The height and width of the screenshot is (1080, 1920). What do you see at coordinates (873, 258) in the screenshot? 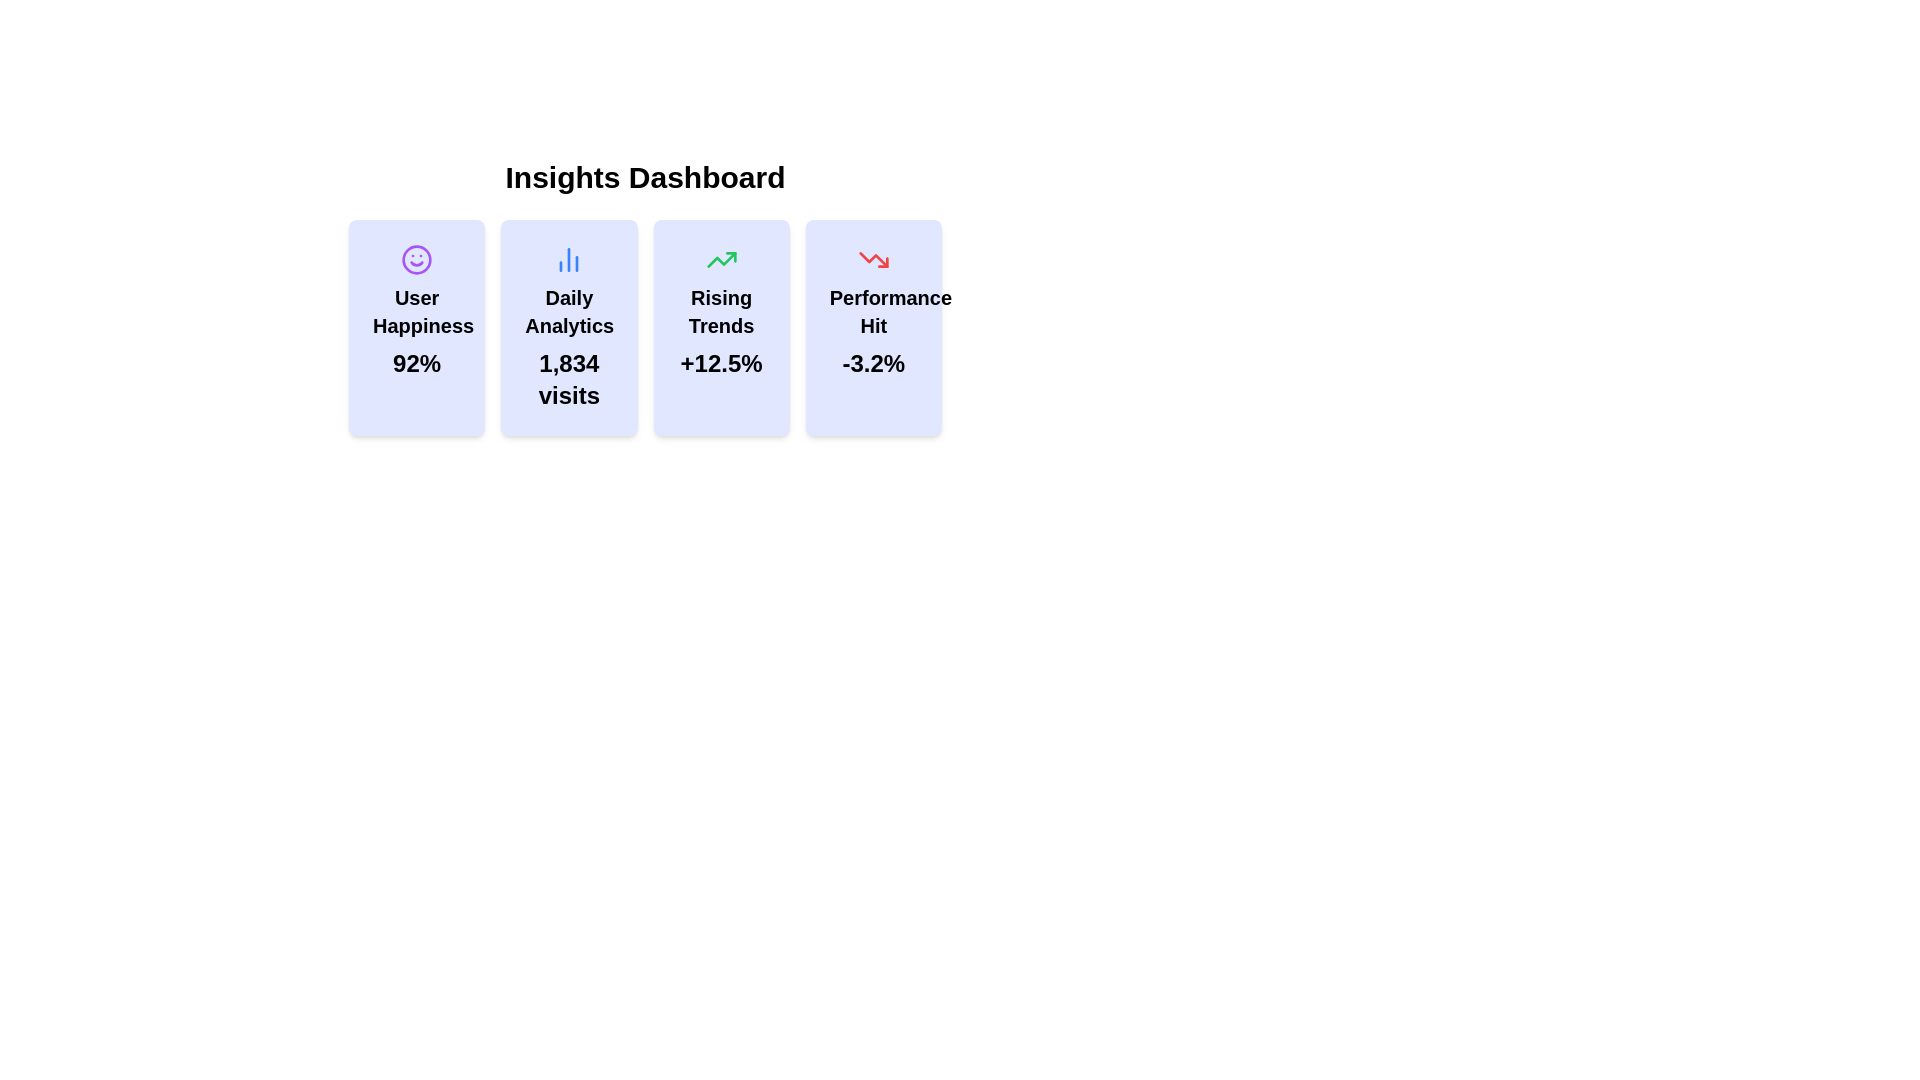
I see `the red downward trending arrow icon with a sharp zigzag design located in the 'Performance Hit' card within the 'Insights Dashboard'` at bounding box center [873, 258].